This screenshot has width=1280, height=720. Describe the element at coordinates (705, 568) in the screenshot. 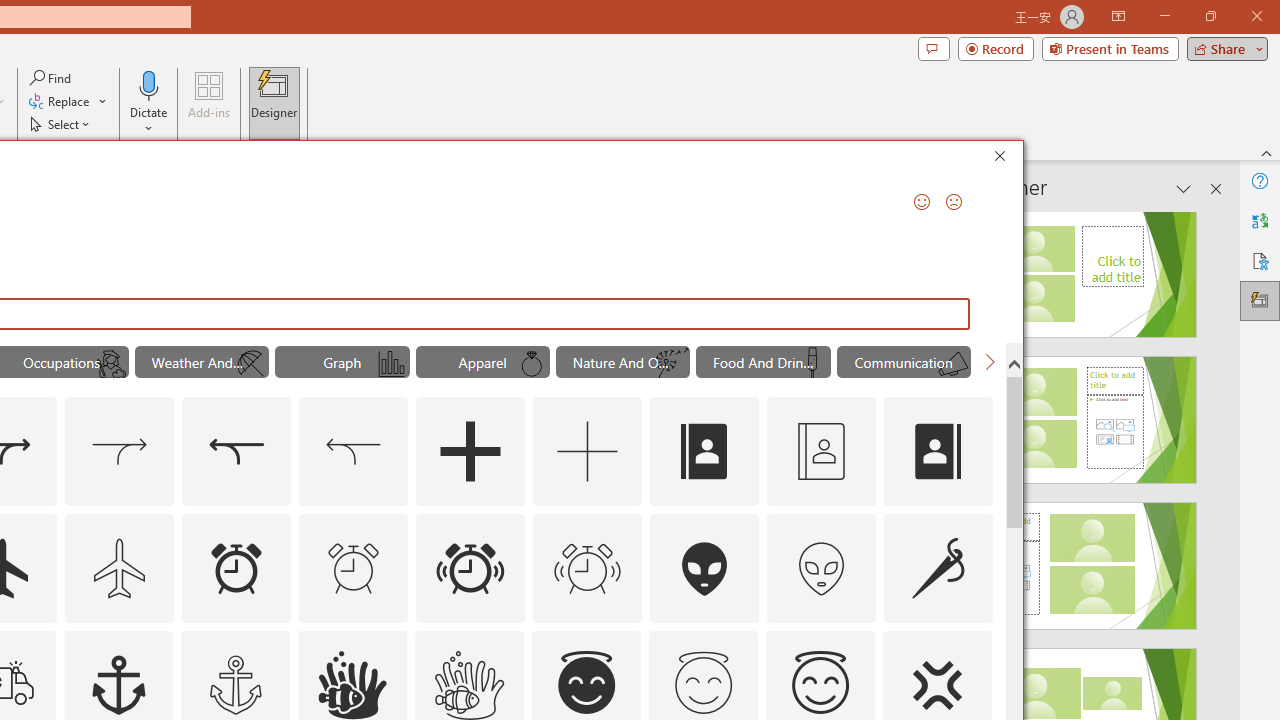

I see `'AutomationID: Icons_AlienFace'` at that location.